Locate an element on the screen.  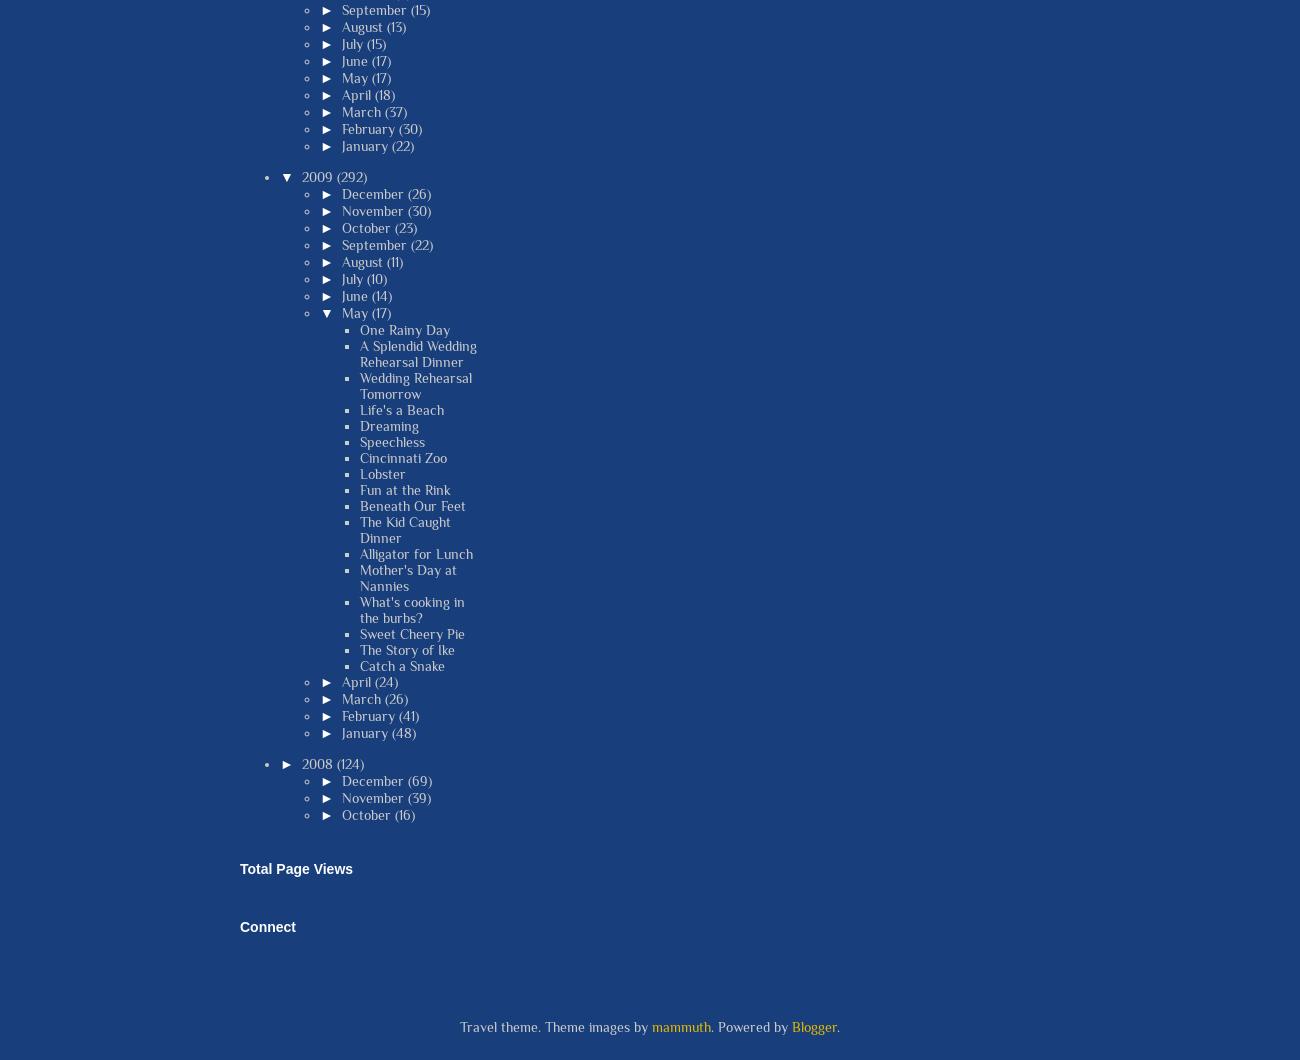
'Fun at the Rink' is located at coordinates (405, 487).